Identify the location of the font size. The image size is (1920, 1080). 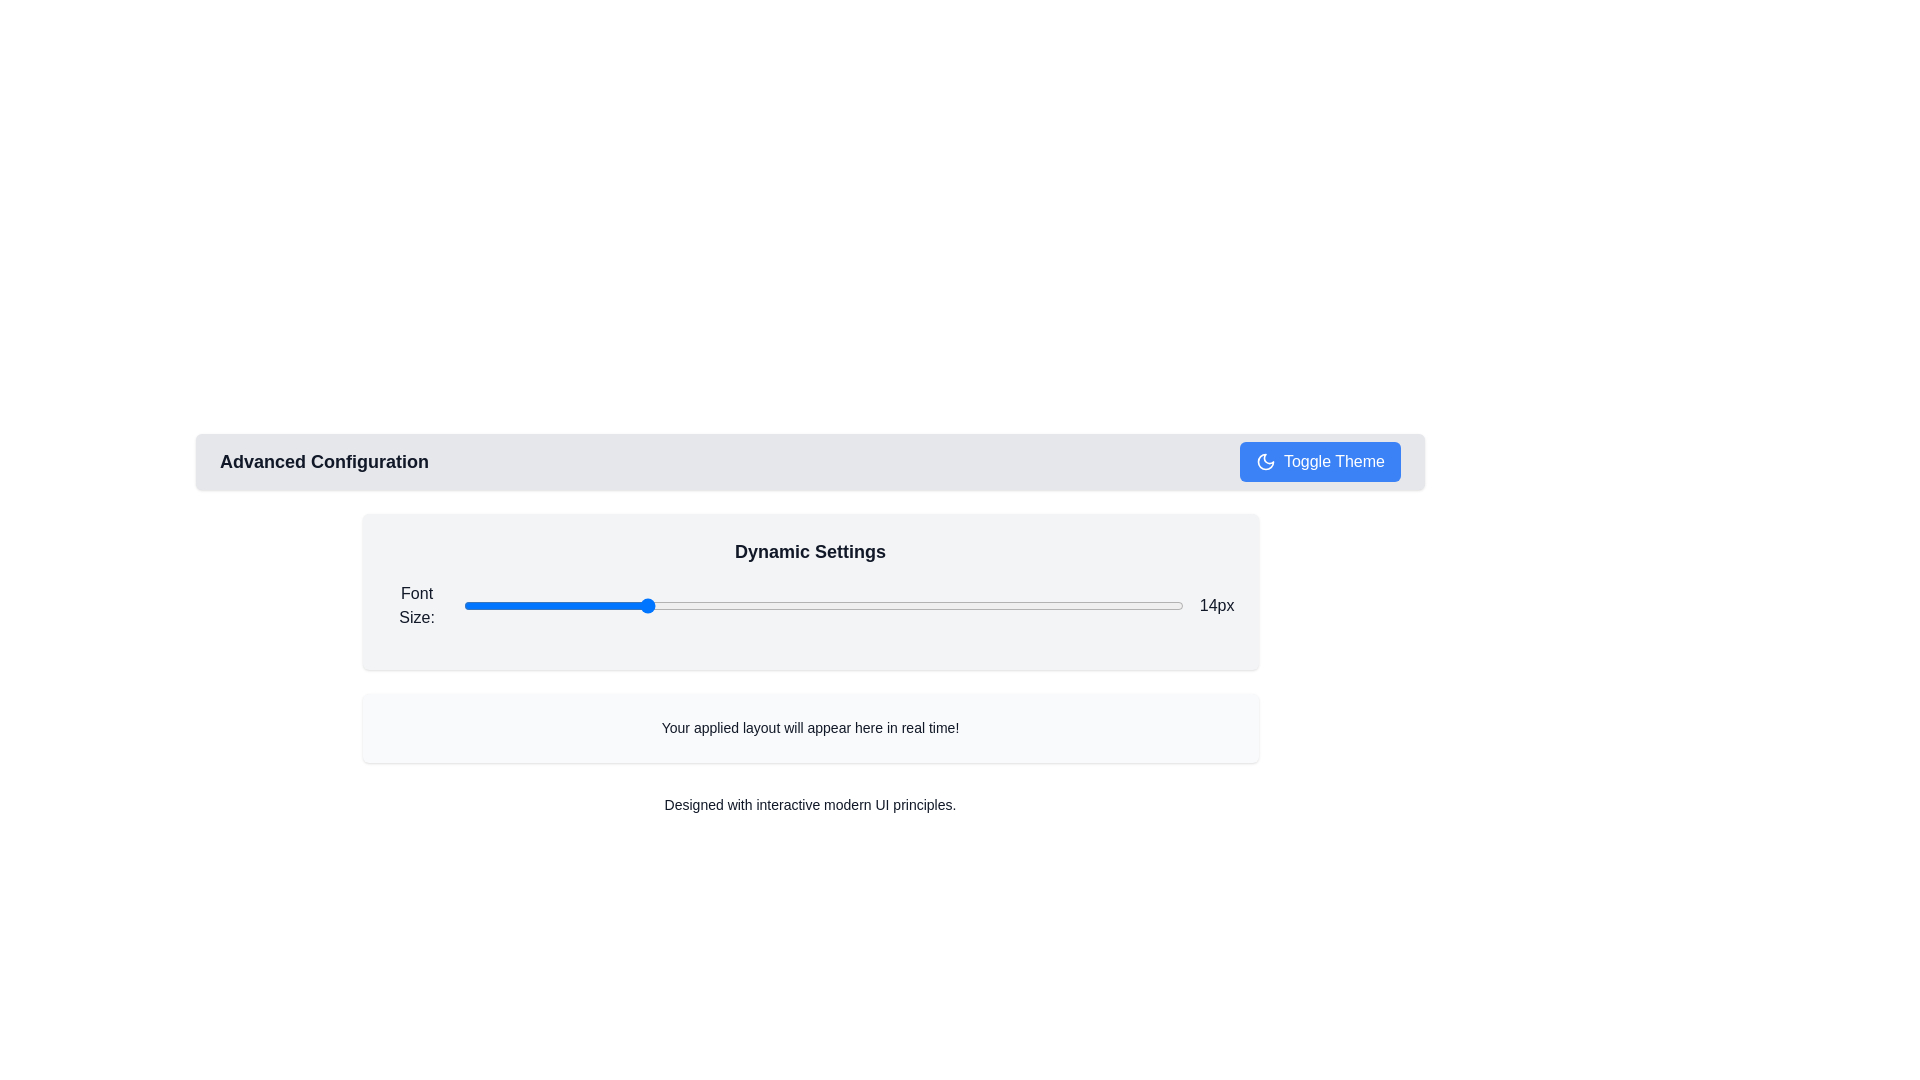
(553, 604).